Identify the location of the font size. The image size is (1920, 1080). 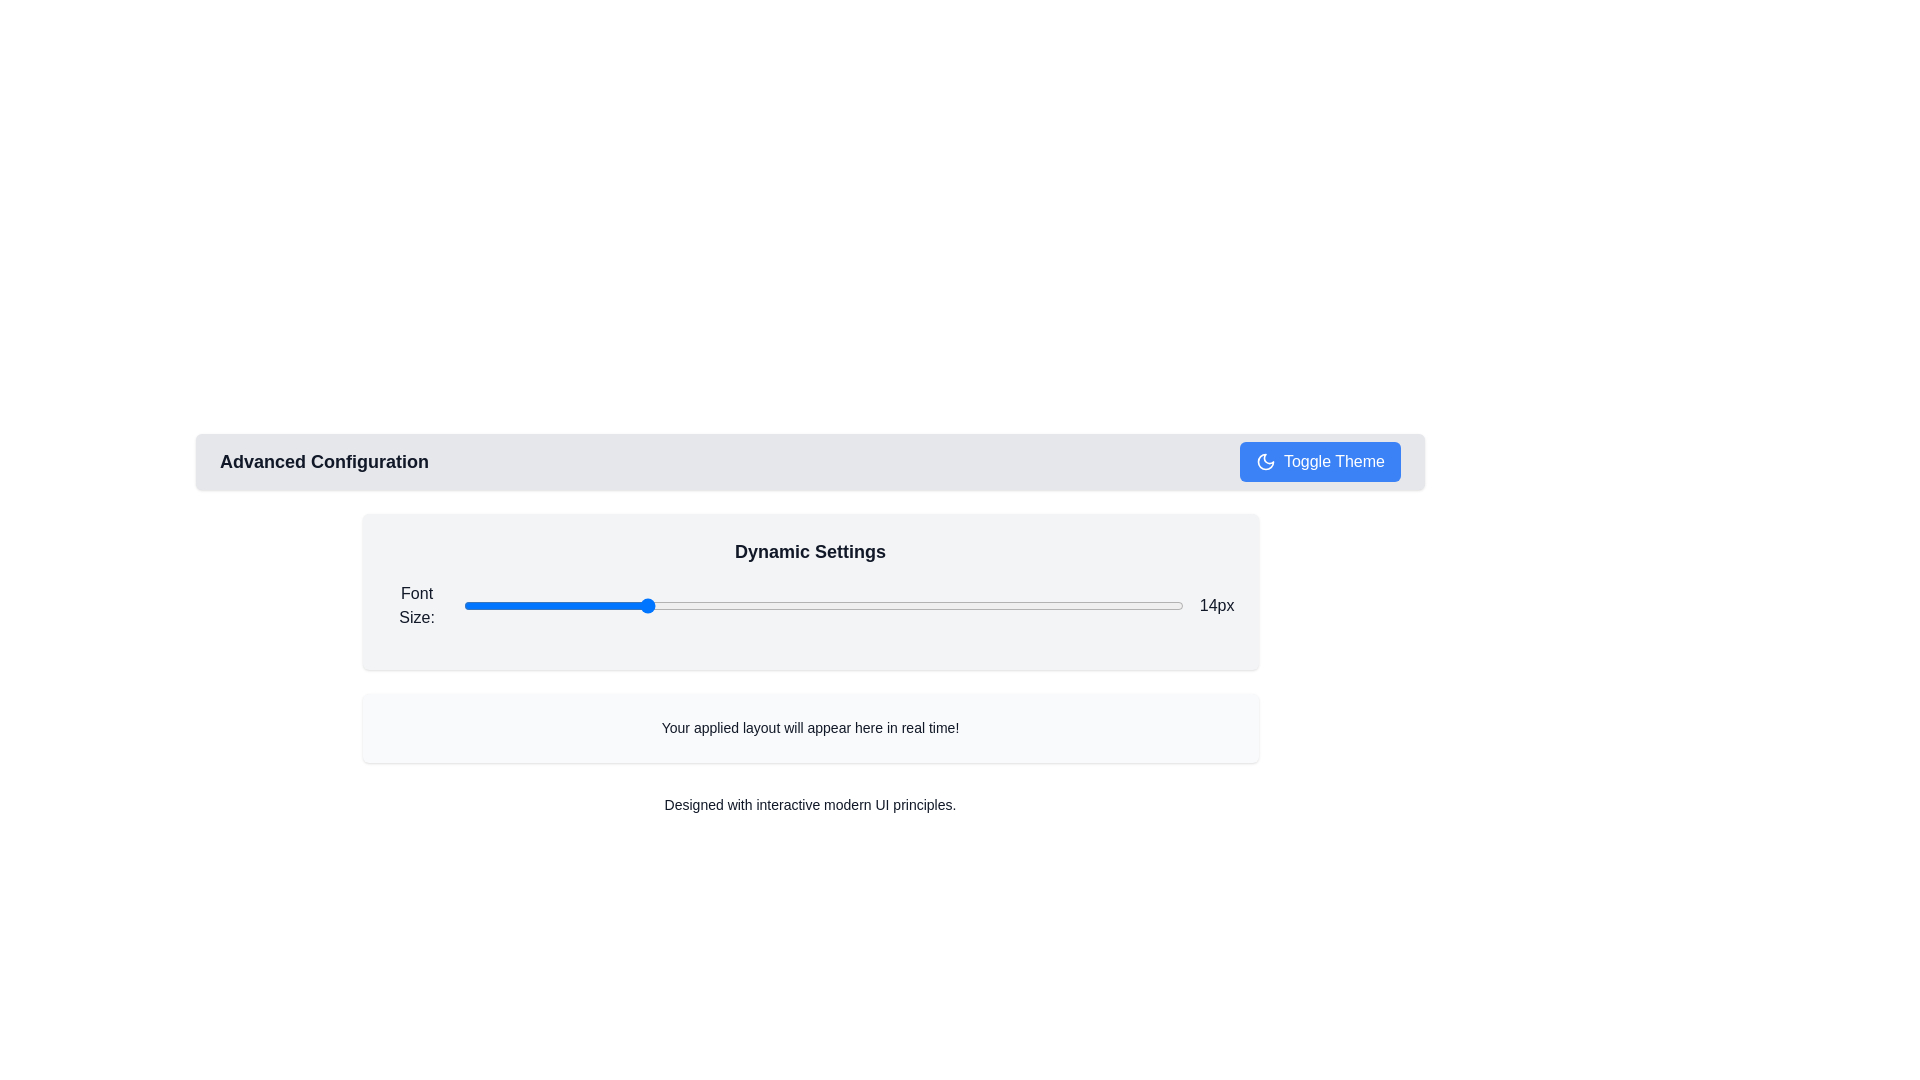
(553, 604).